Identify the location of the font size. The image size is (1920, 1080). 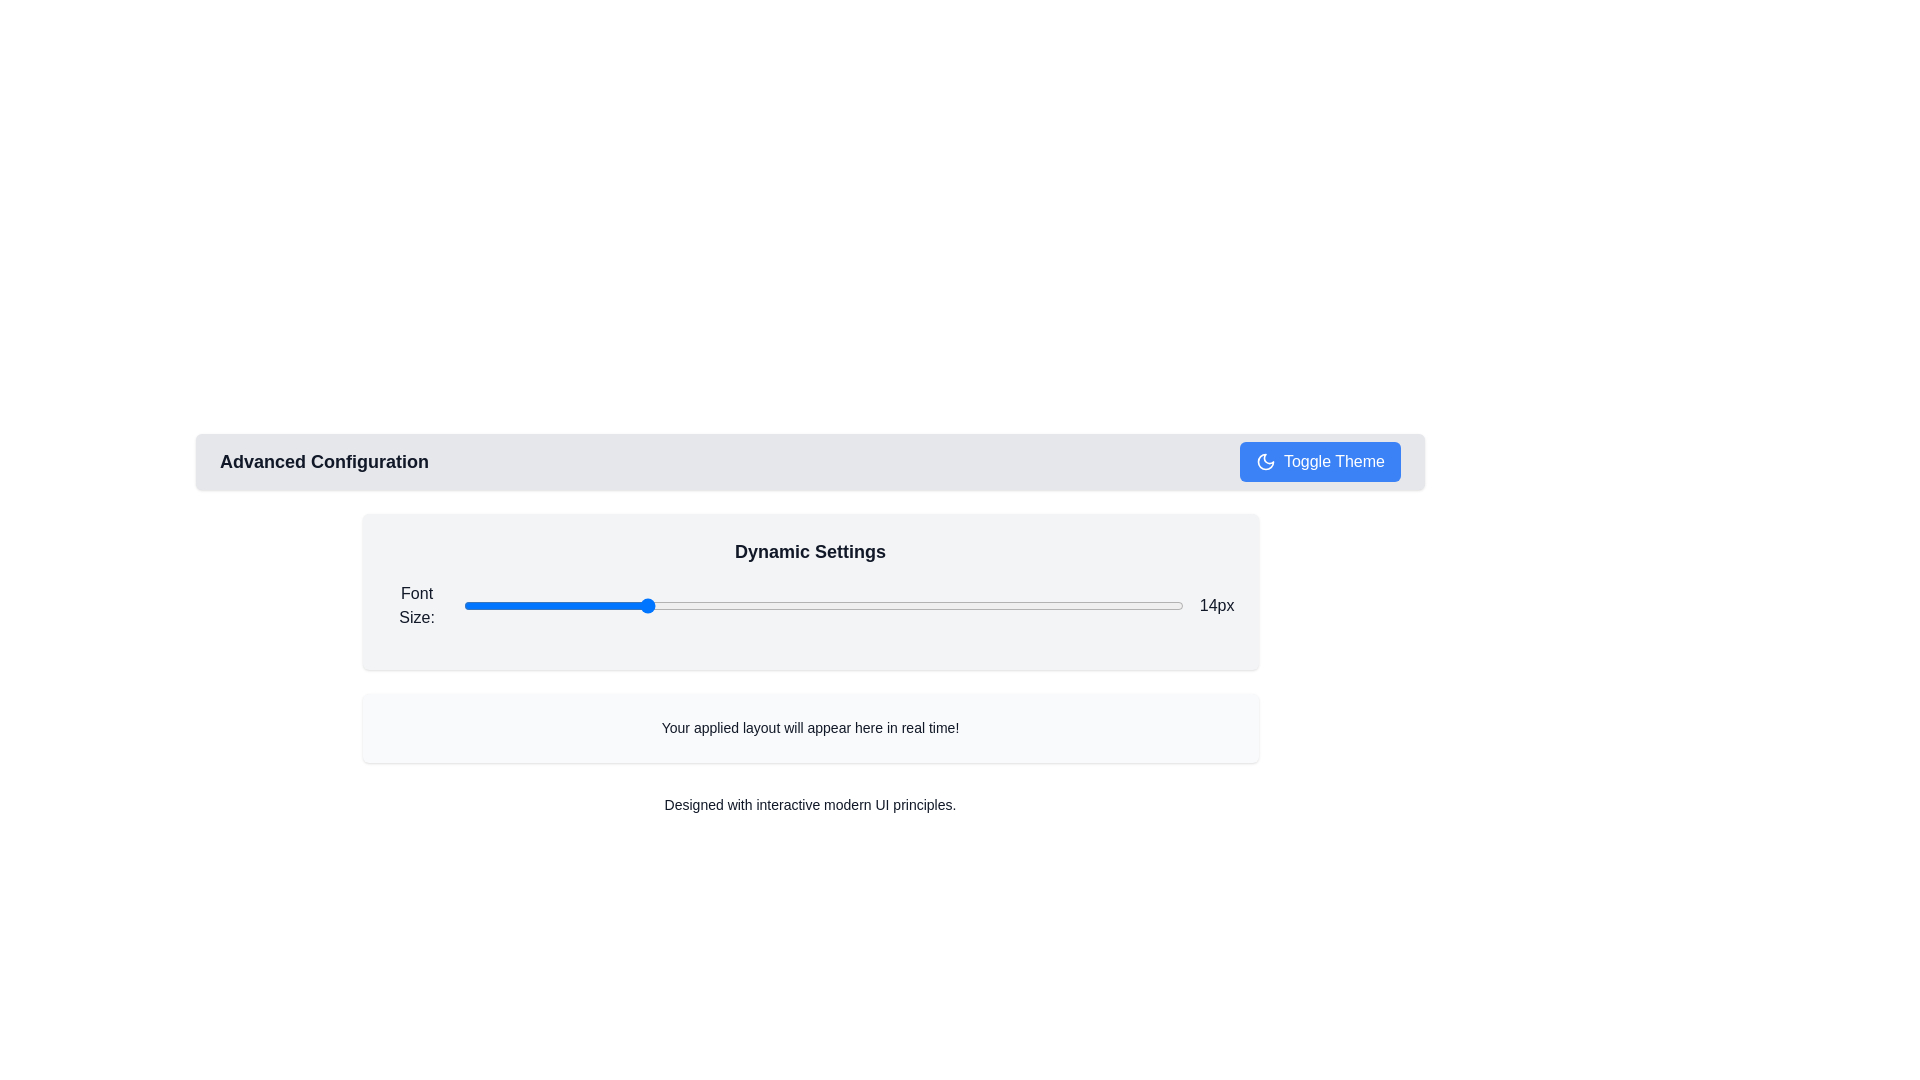
(553, 604).